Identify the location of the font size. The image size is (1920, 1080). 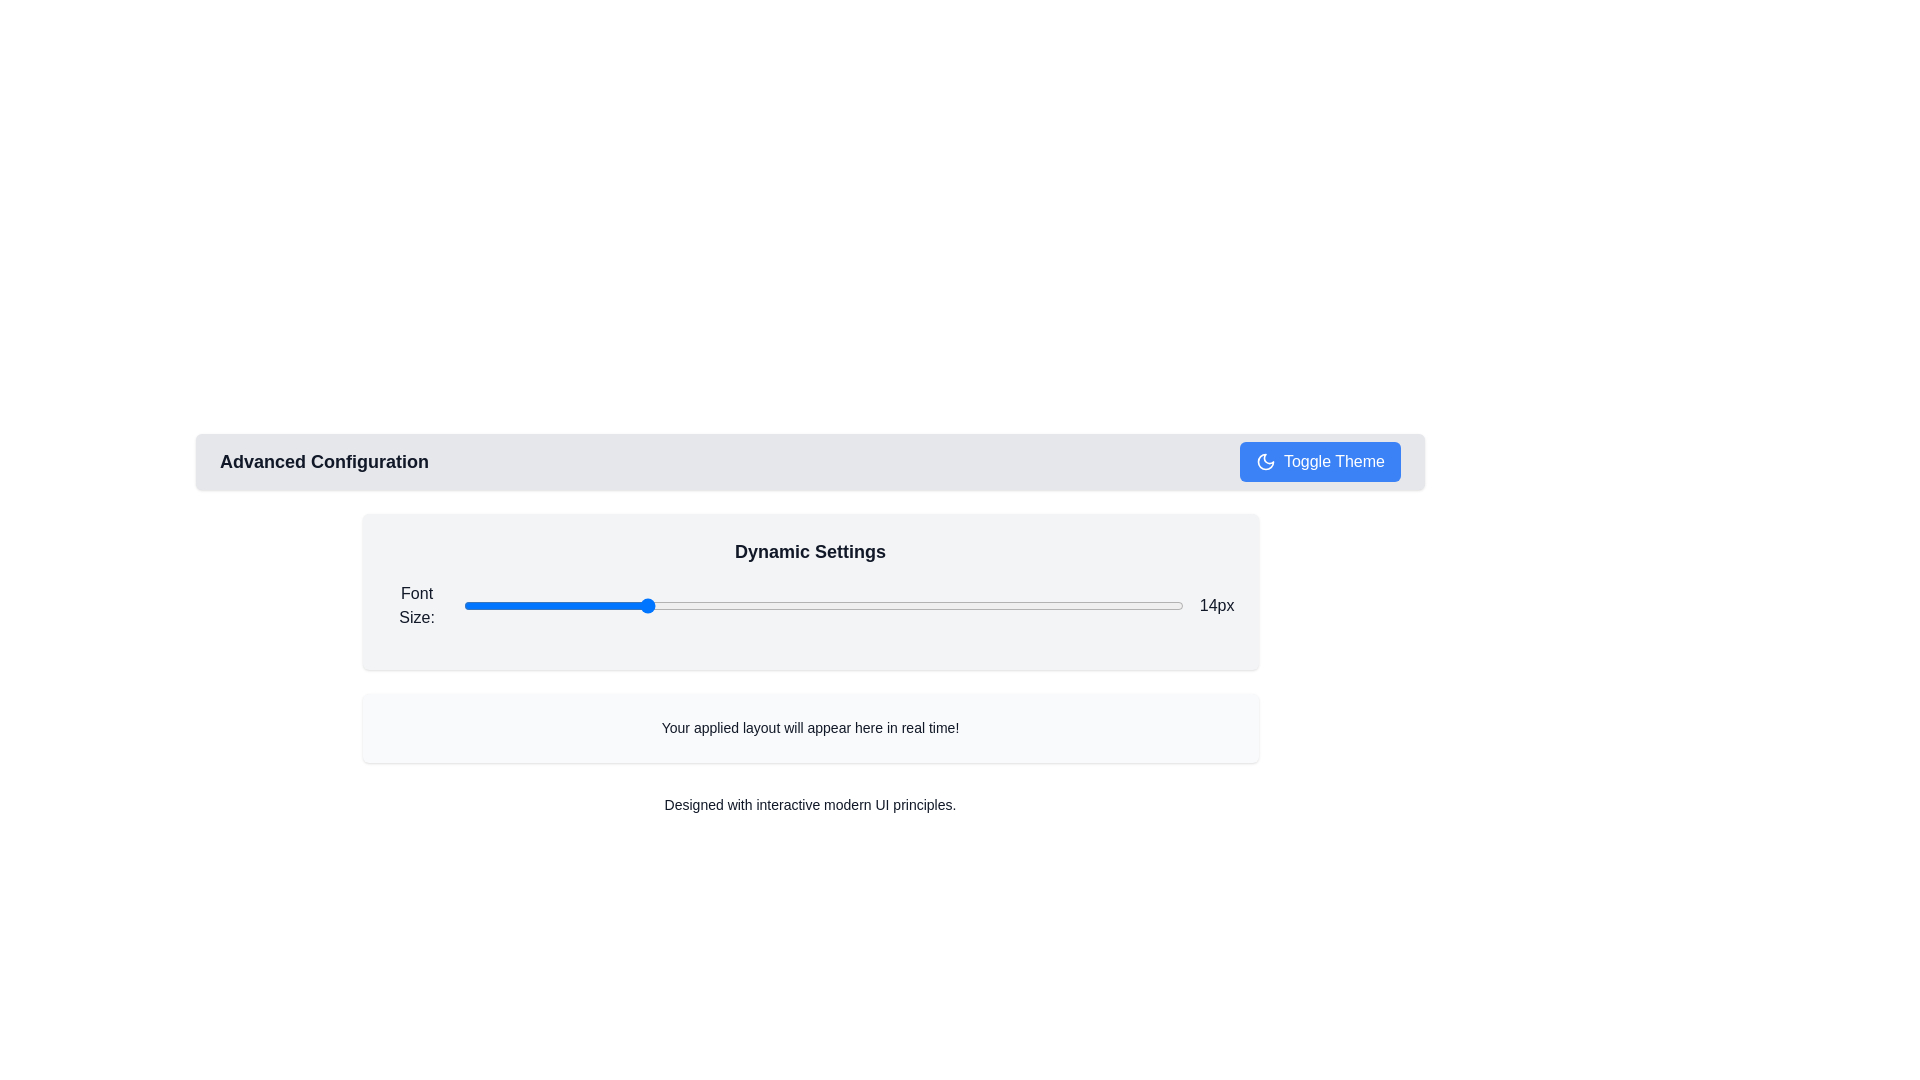
(553, 604).